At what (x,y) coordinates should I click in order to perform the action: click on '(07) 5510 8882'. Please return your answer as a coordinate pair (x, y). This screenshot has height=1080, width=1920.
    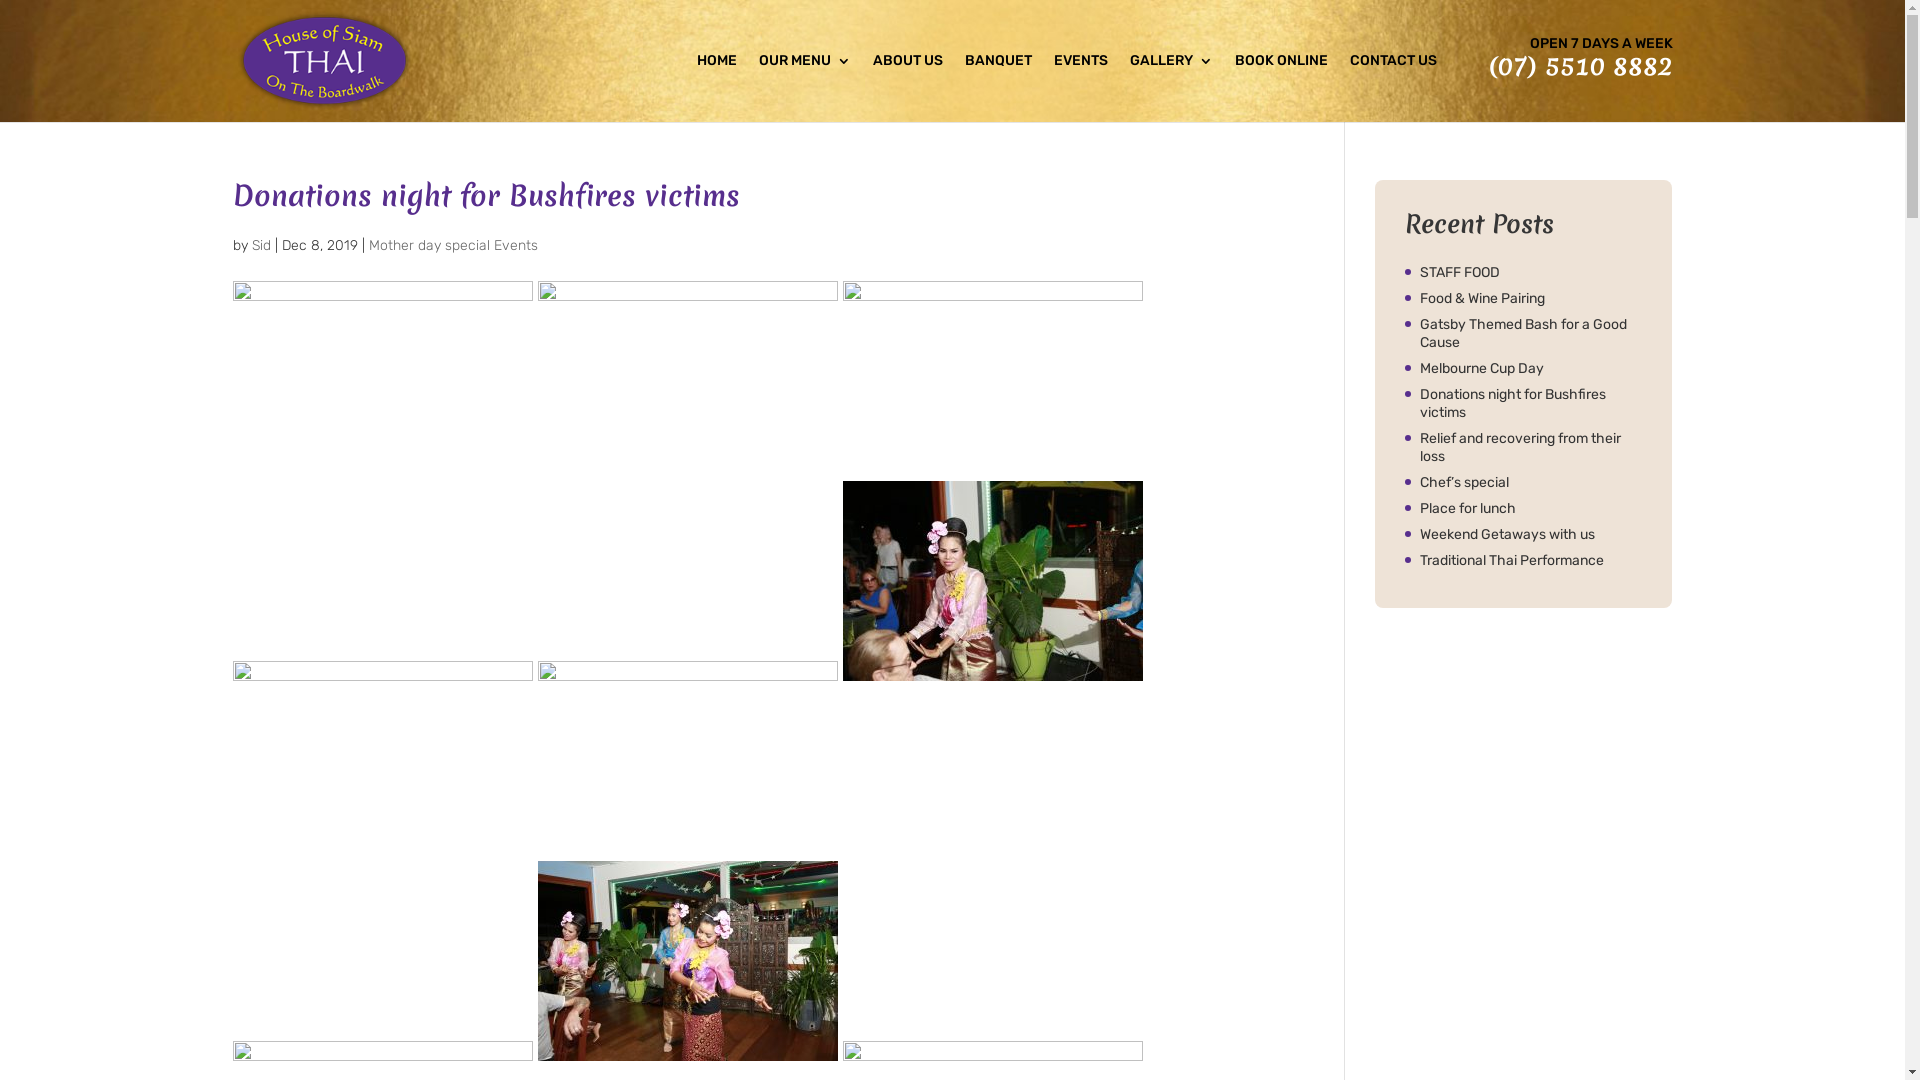
    Looking at the image, I should click on (1578, 64).